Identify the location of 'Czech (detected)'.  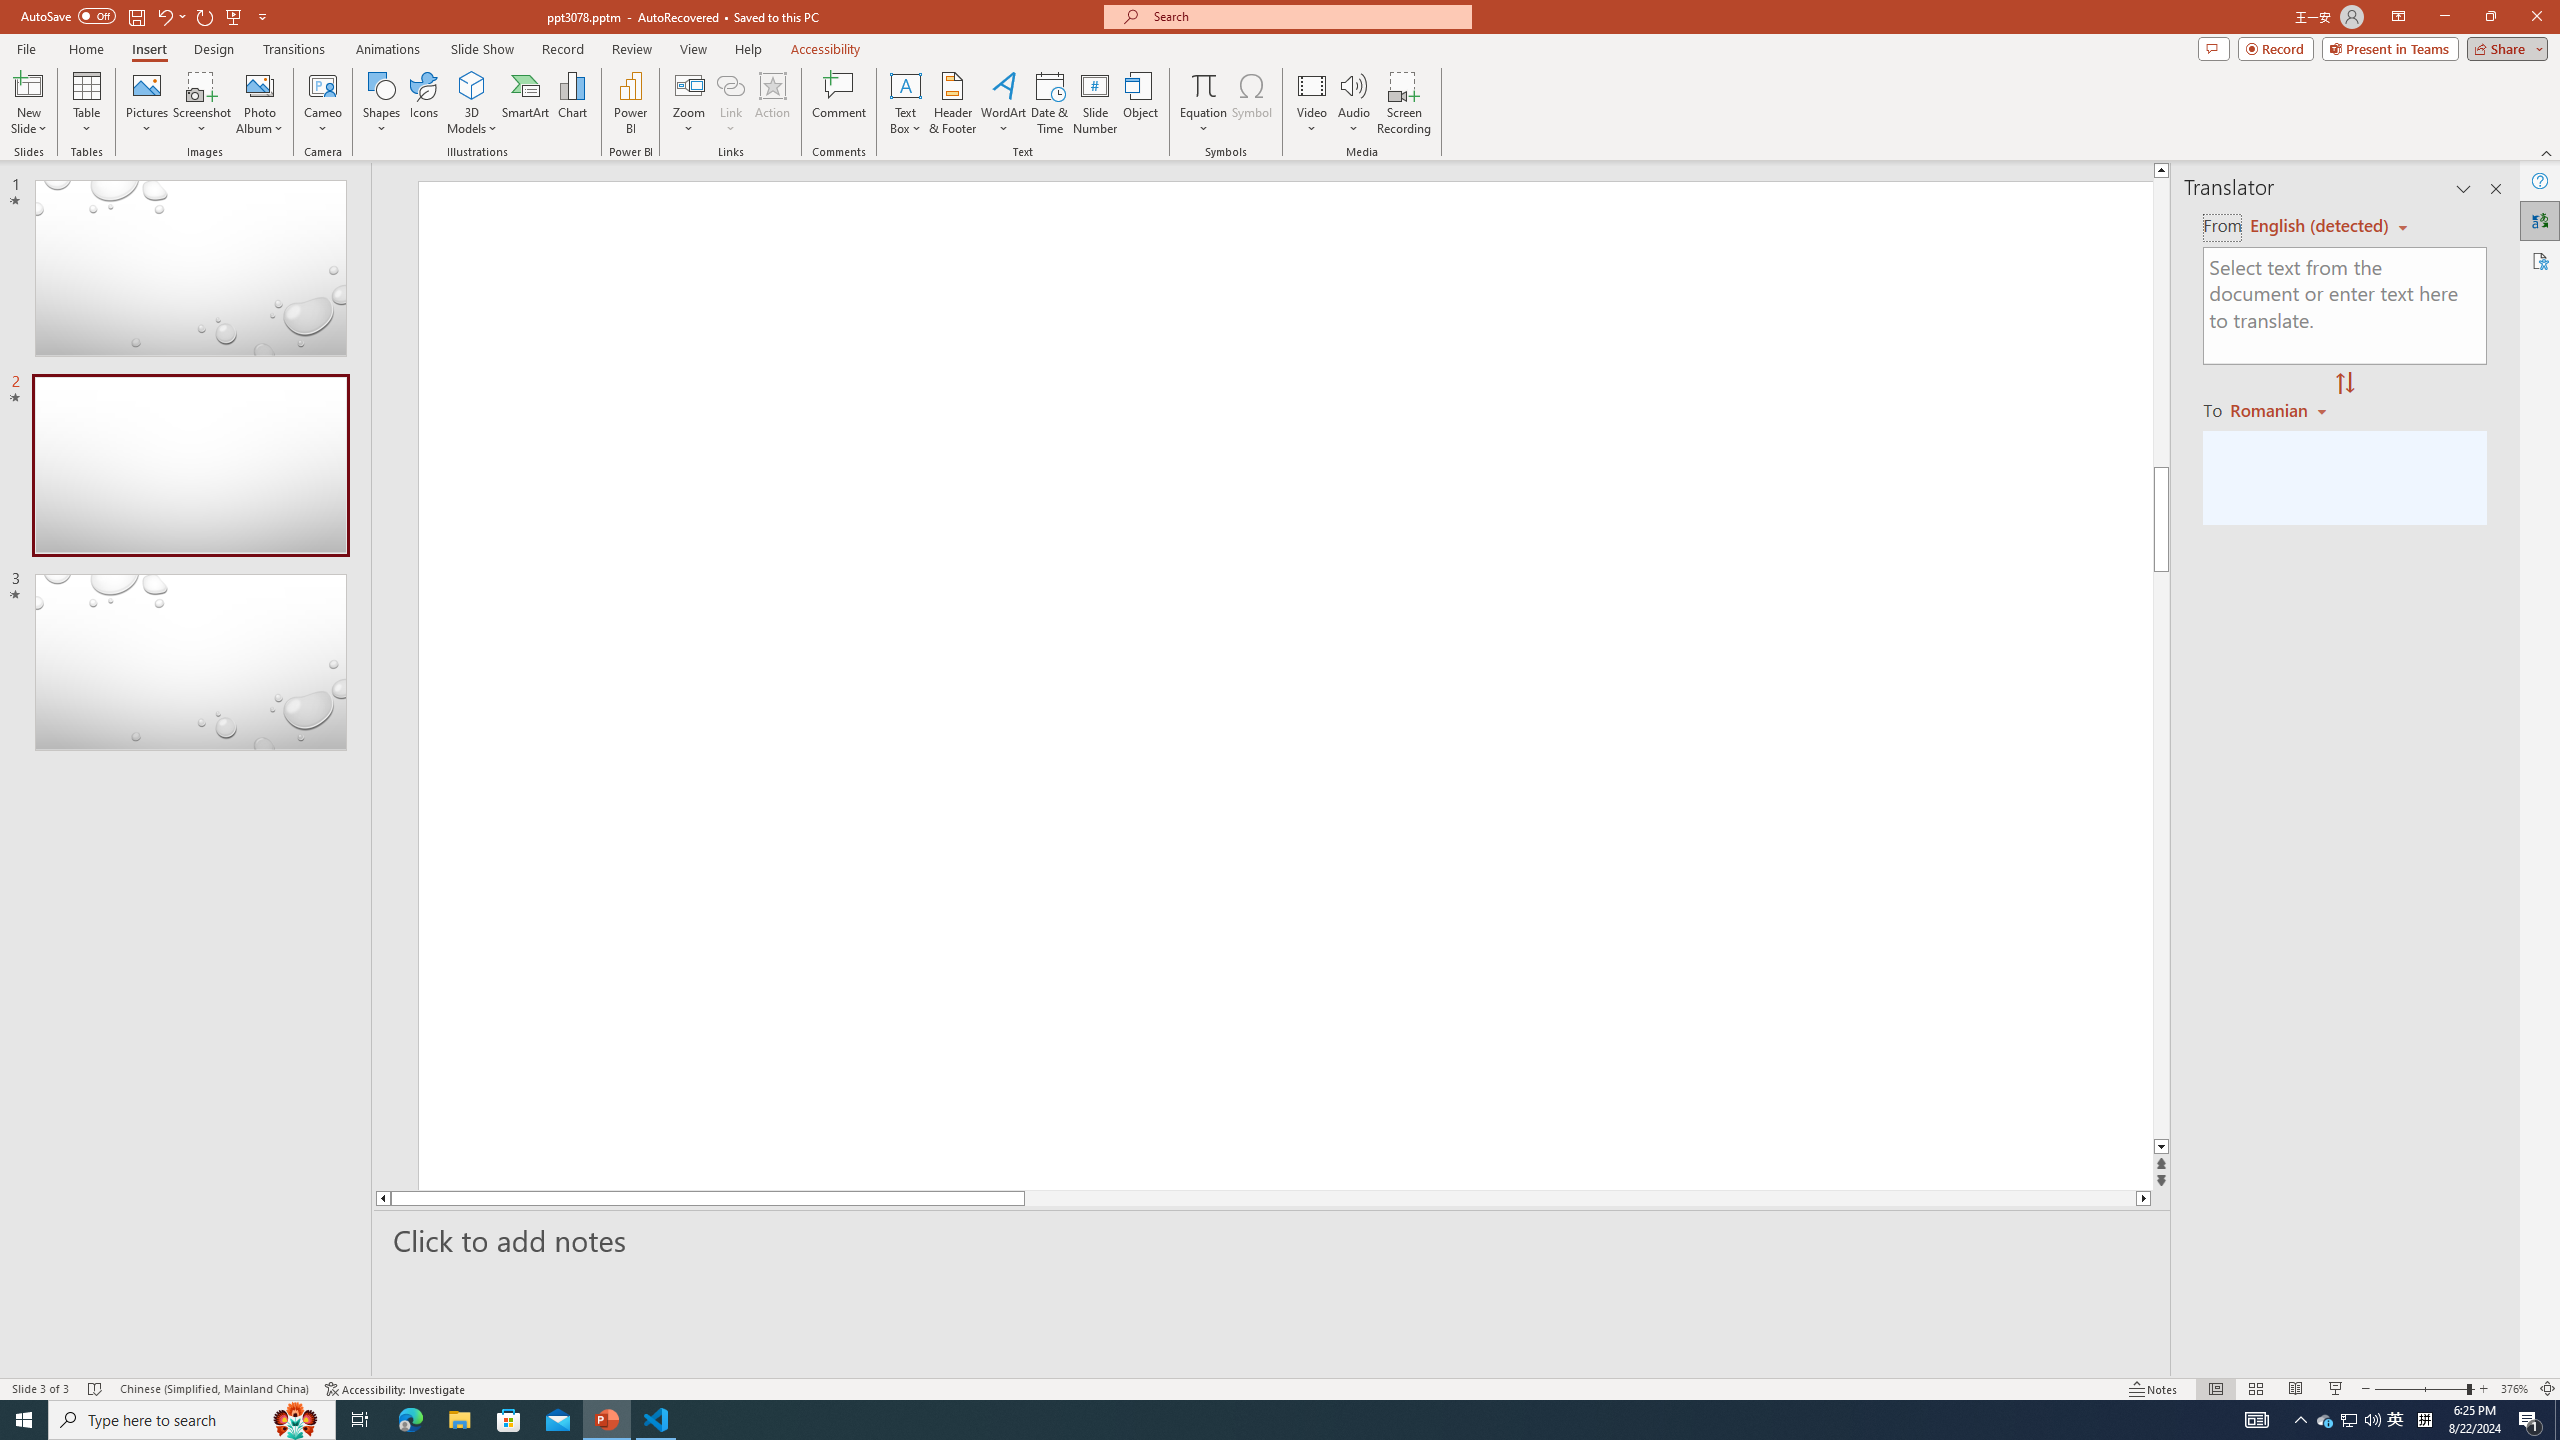
(2319, 225).